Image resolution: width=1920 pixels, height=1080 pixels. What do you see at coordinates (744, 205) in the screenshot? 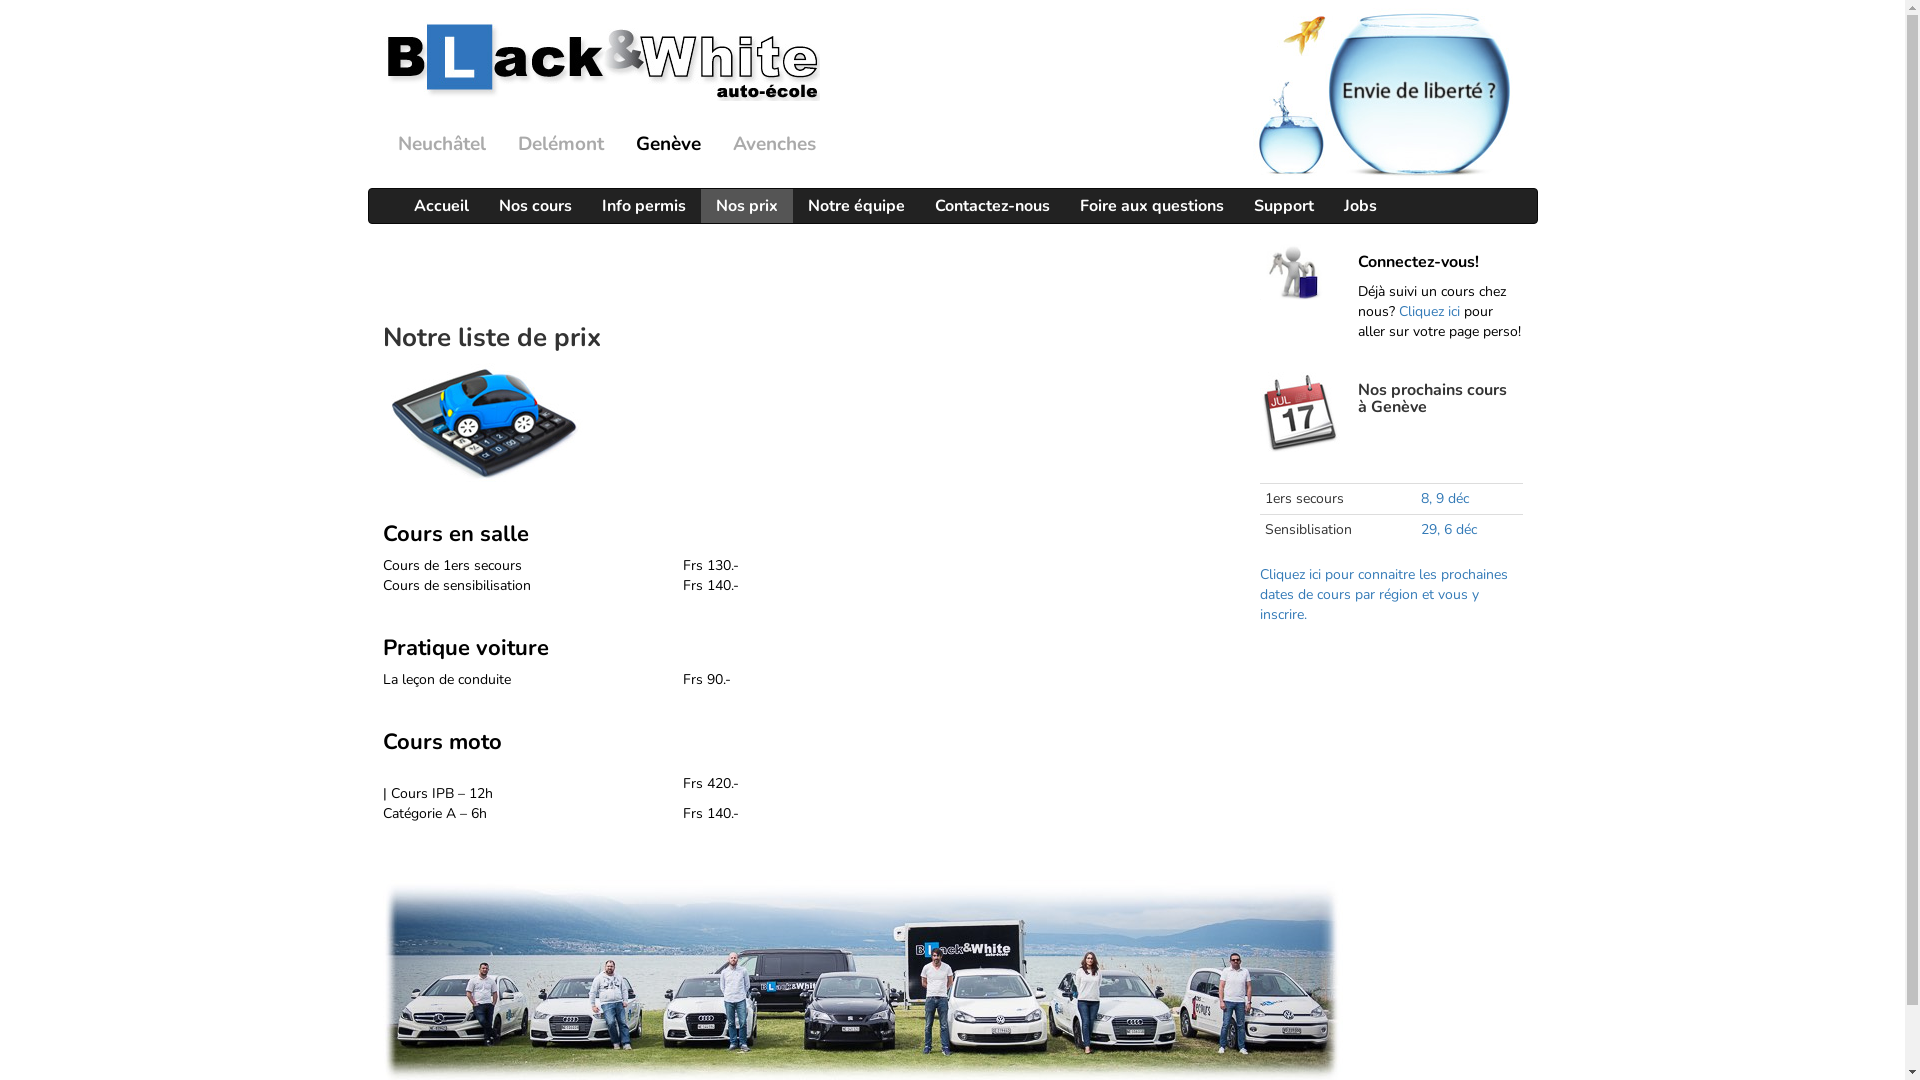
I see `'Nos prix'` at bounding box center [744, 205].